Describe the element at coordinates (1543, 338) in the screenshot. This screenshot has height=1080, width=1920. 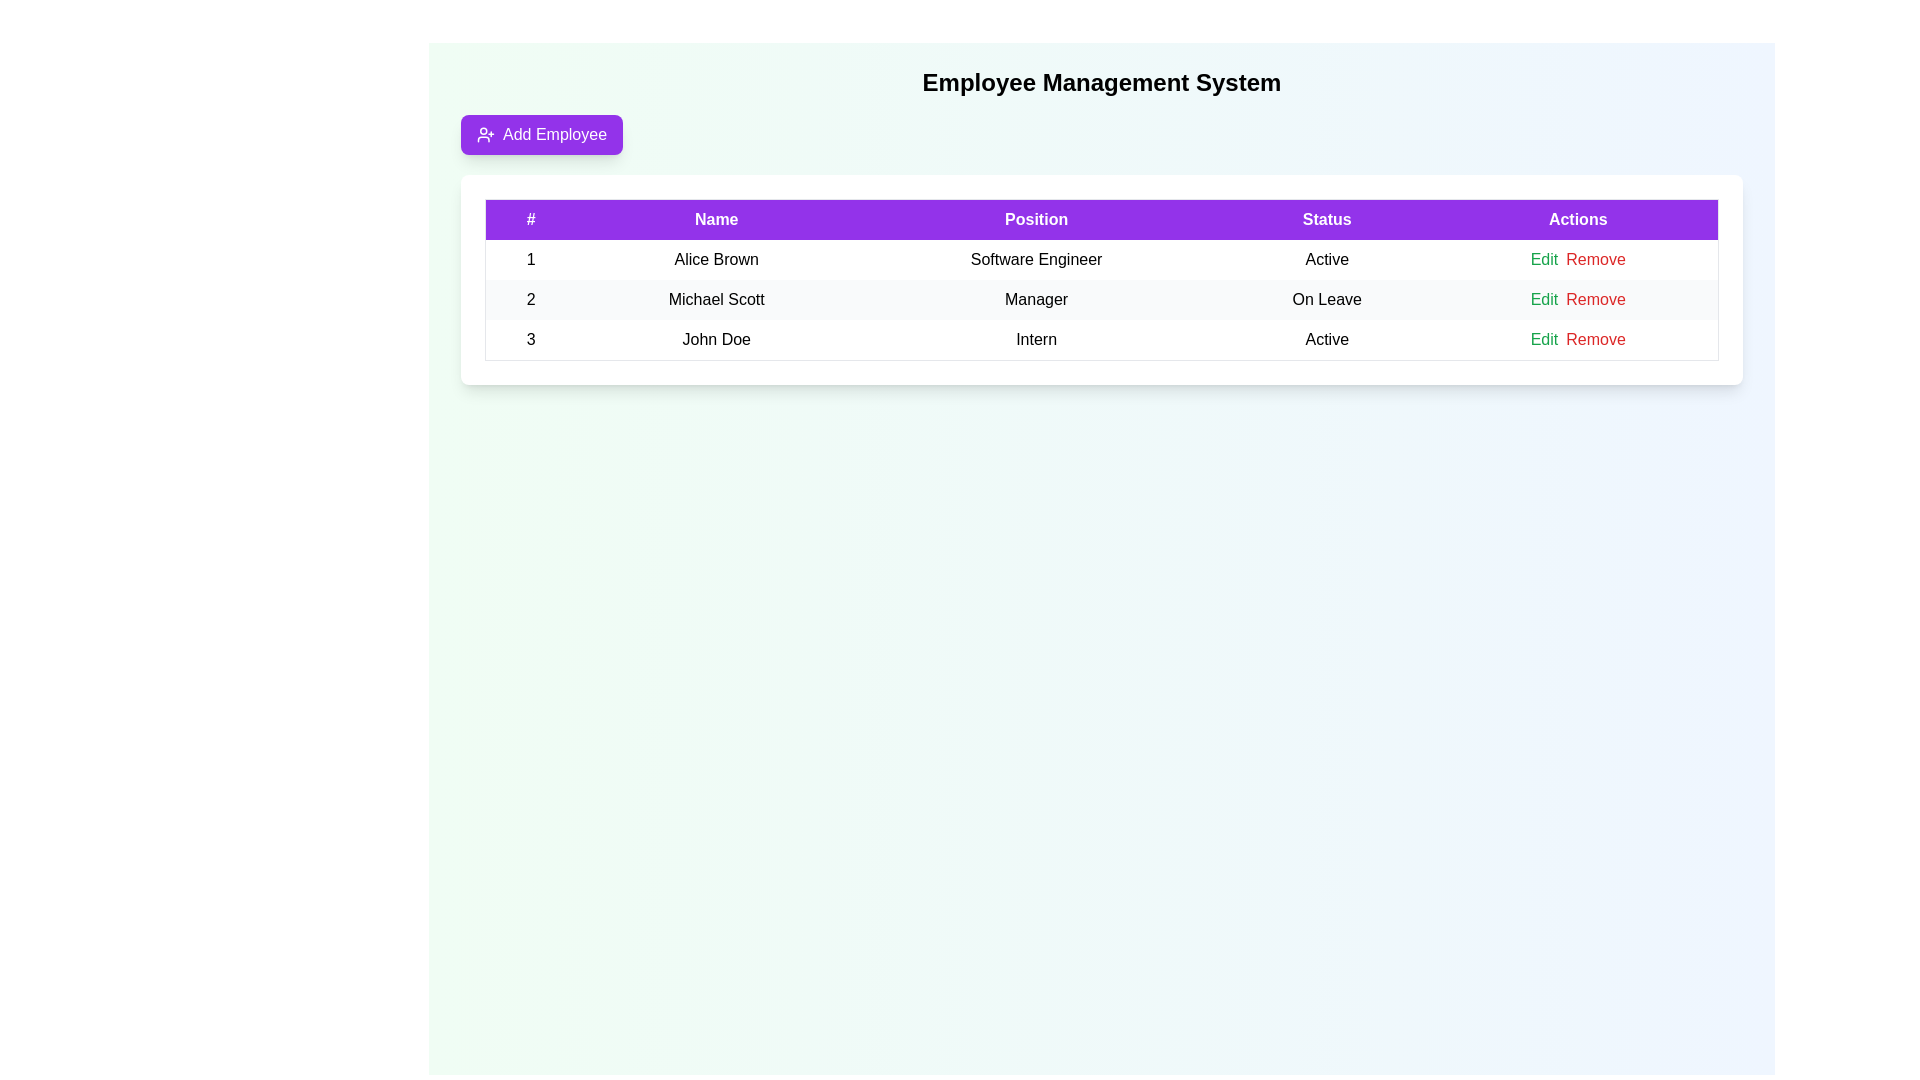
I see `the green text link labeled 'Edit' located in the 'Actions' column of the table` at that location.